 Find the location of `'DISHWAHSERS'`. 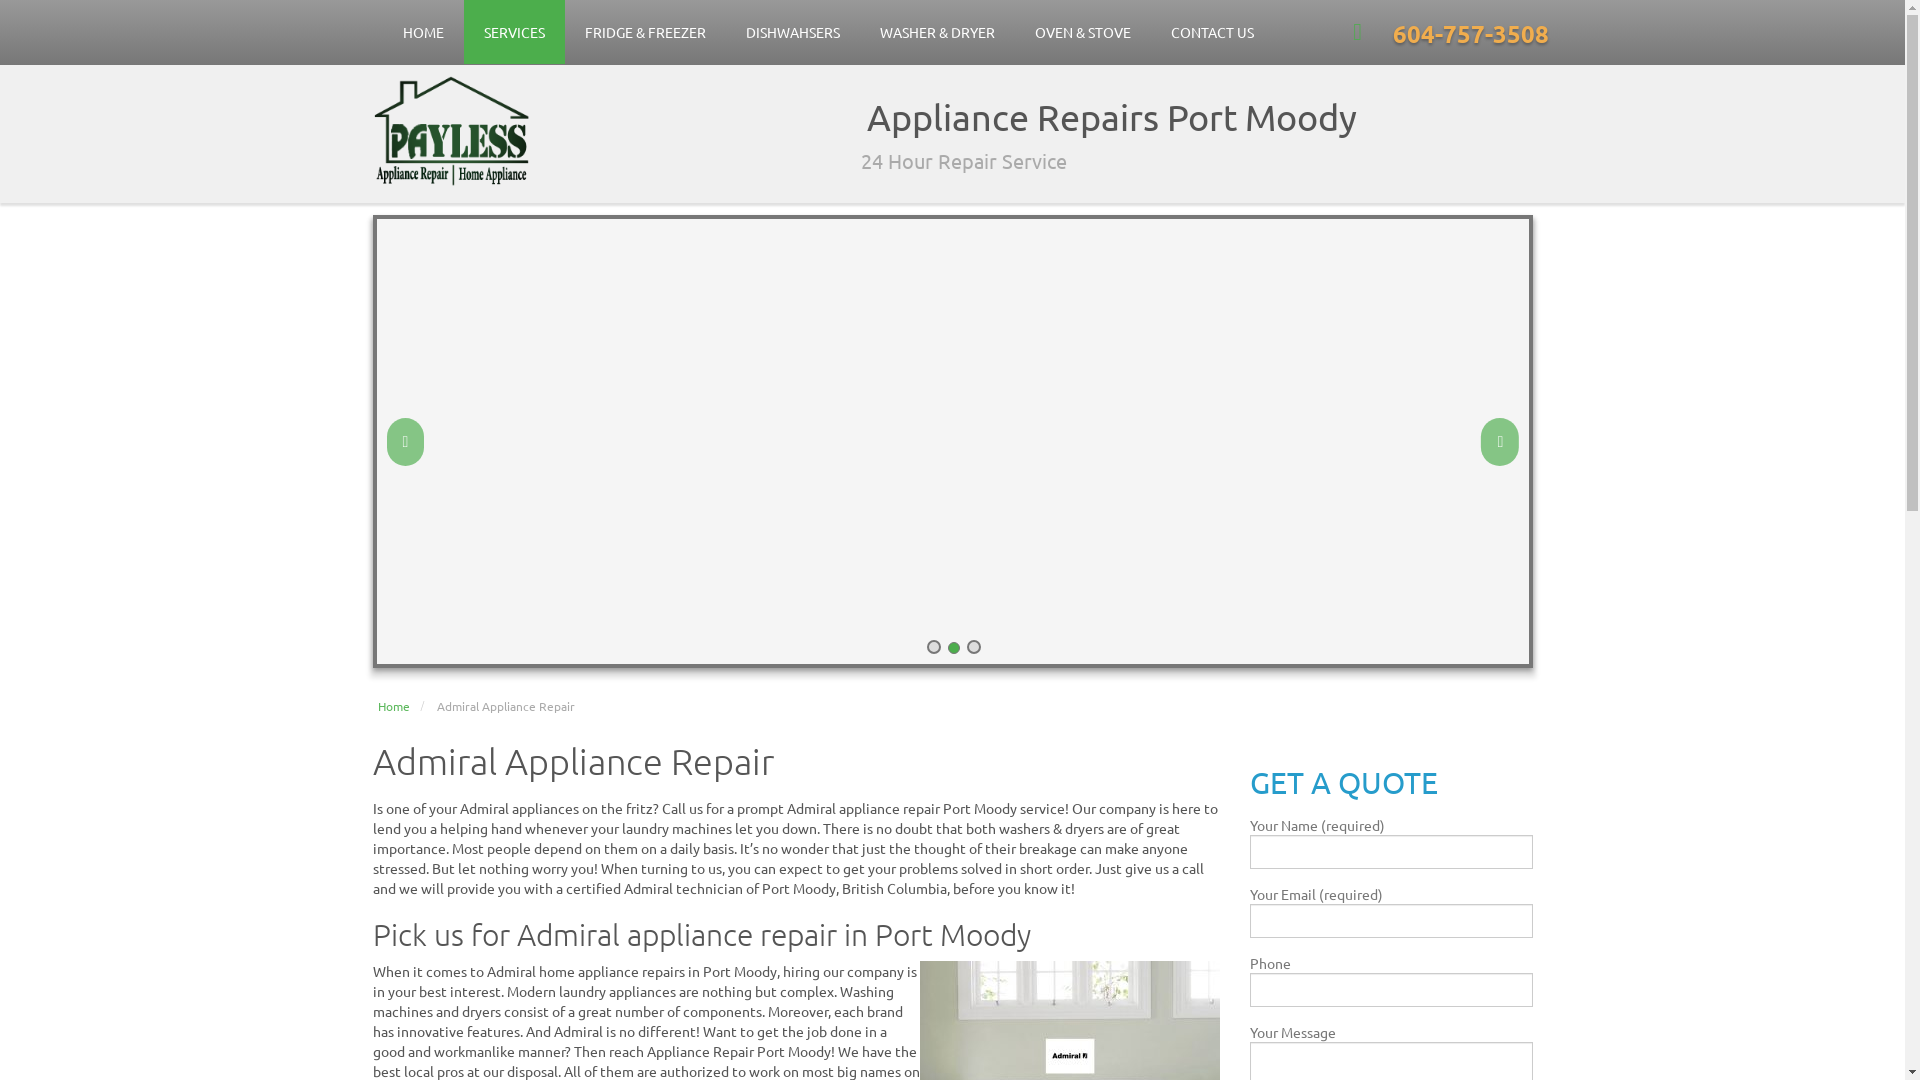

'DISHWAHSERS' is located at coordinates (791, 31).